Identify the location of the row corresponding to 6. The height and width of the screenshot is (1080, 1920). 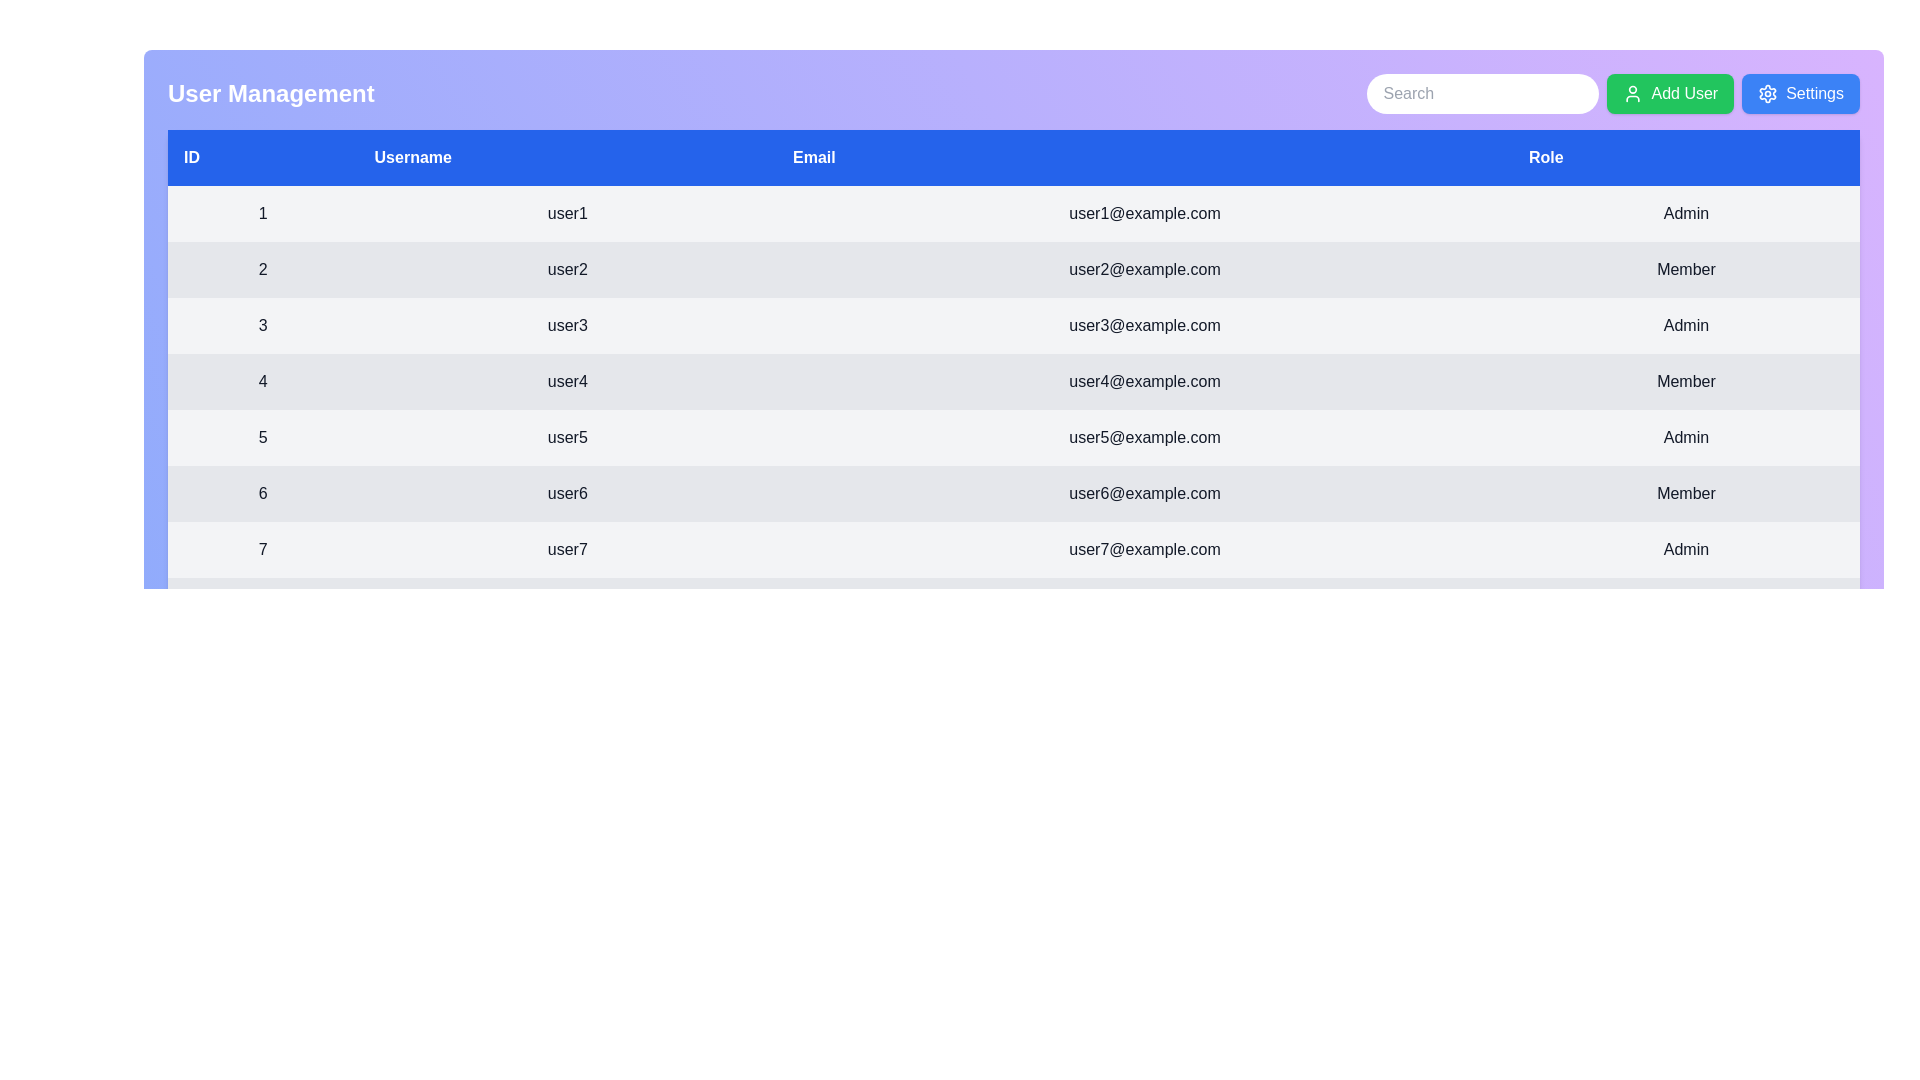
(1013, 493).